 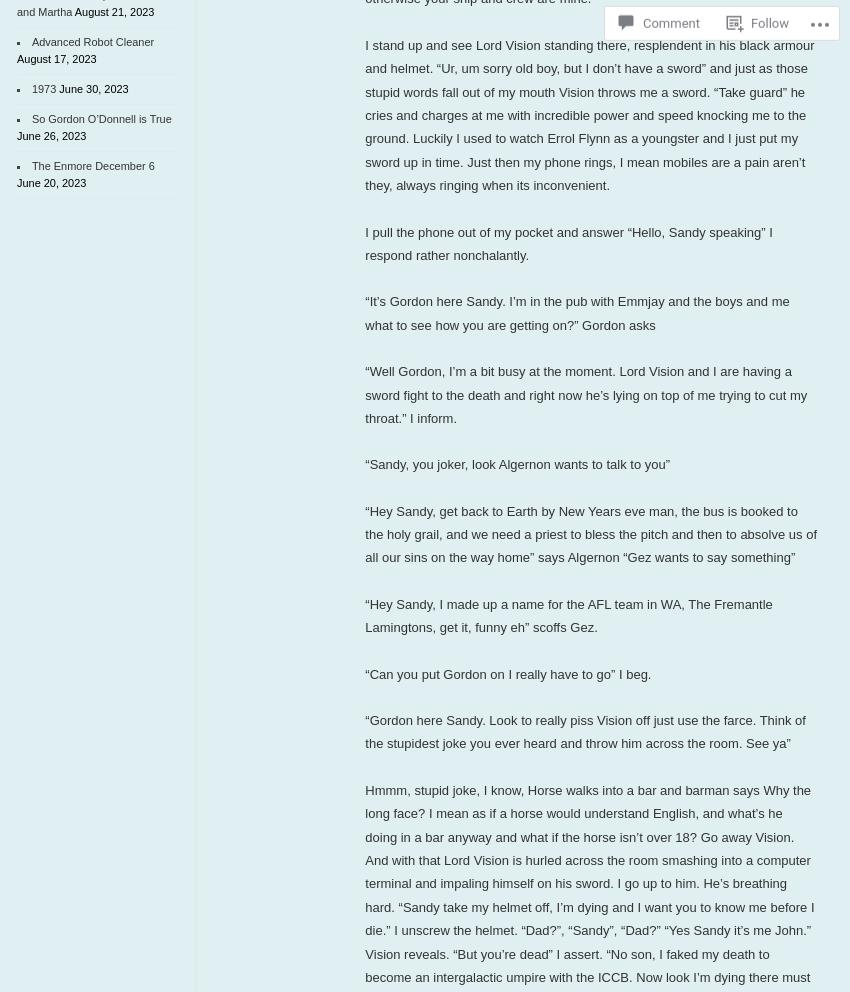 I want to click on 'August 17, 2023', so click(x=16, y=58).